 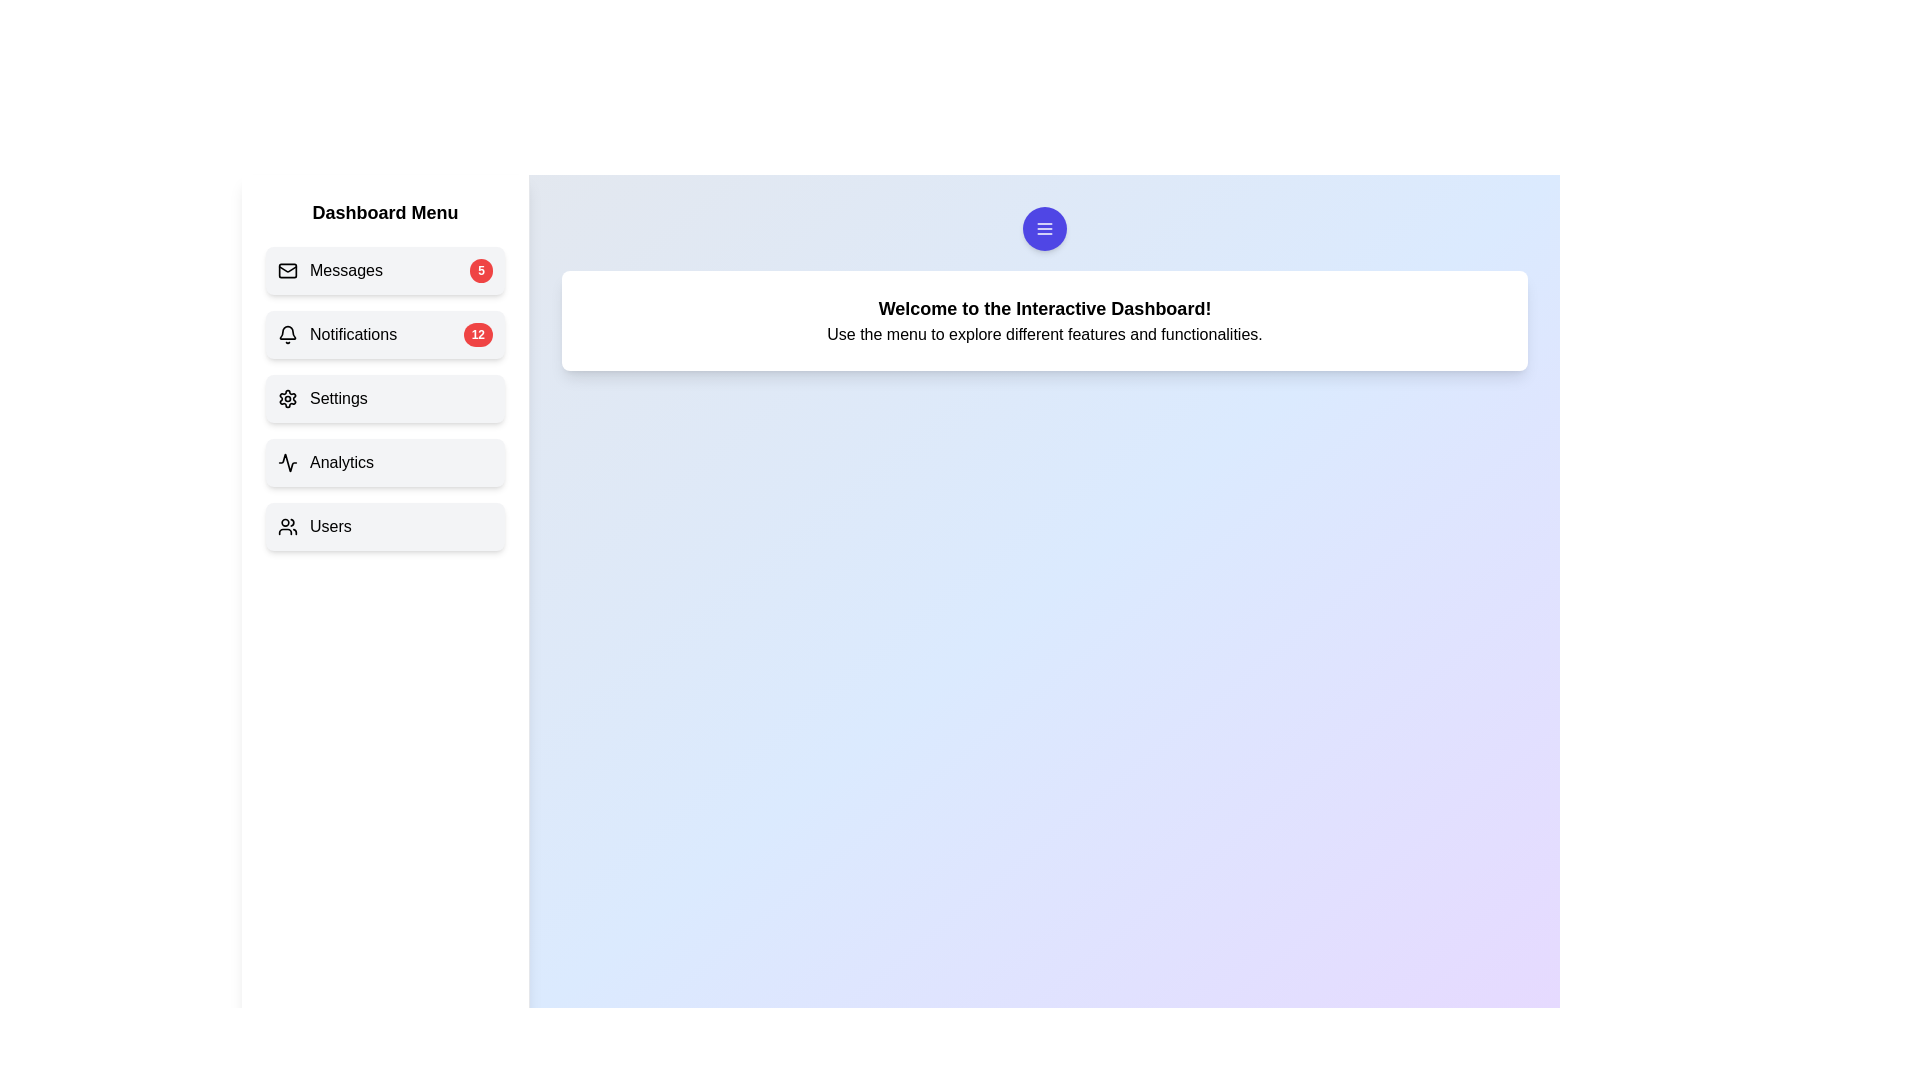 I want to click on the menu item Messages to navigate to its respective section, so click(x=385, y=270).